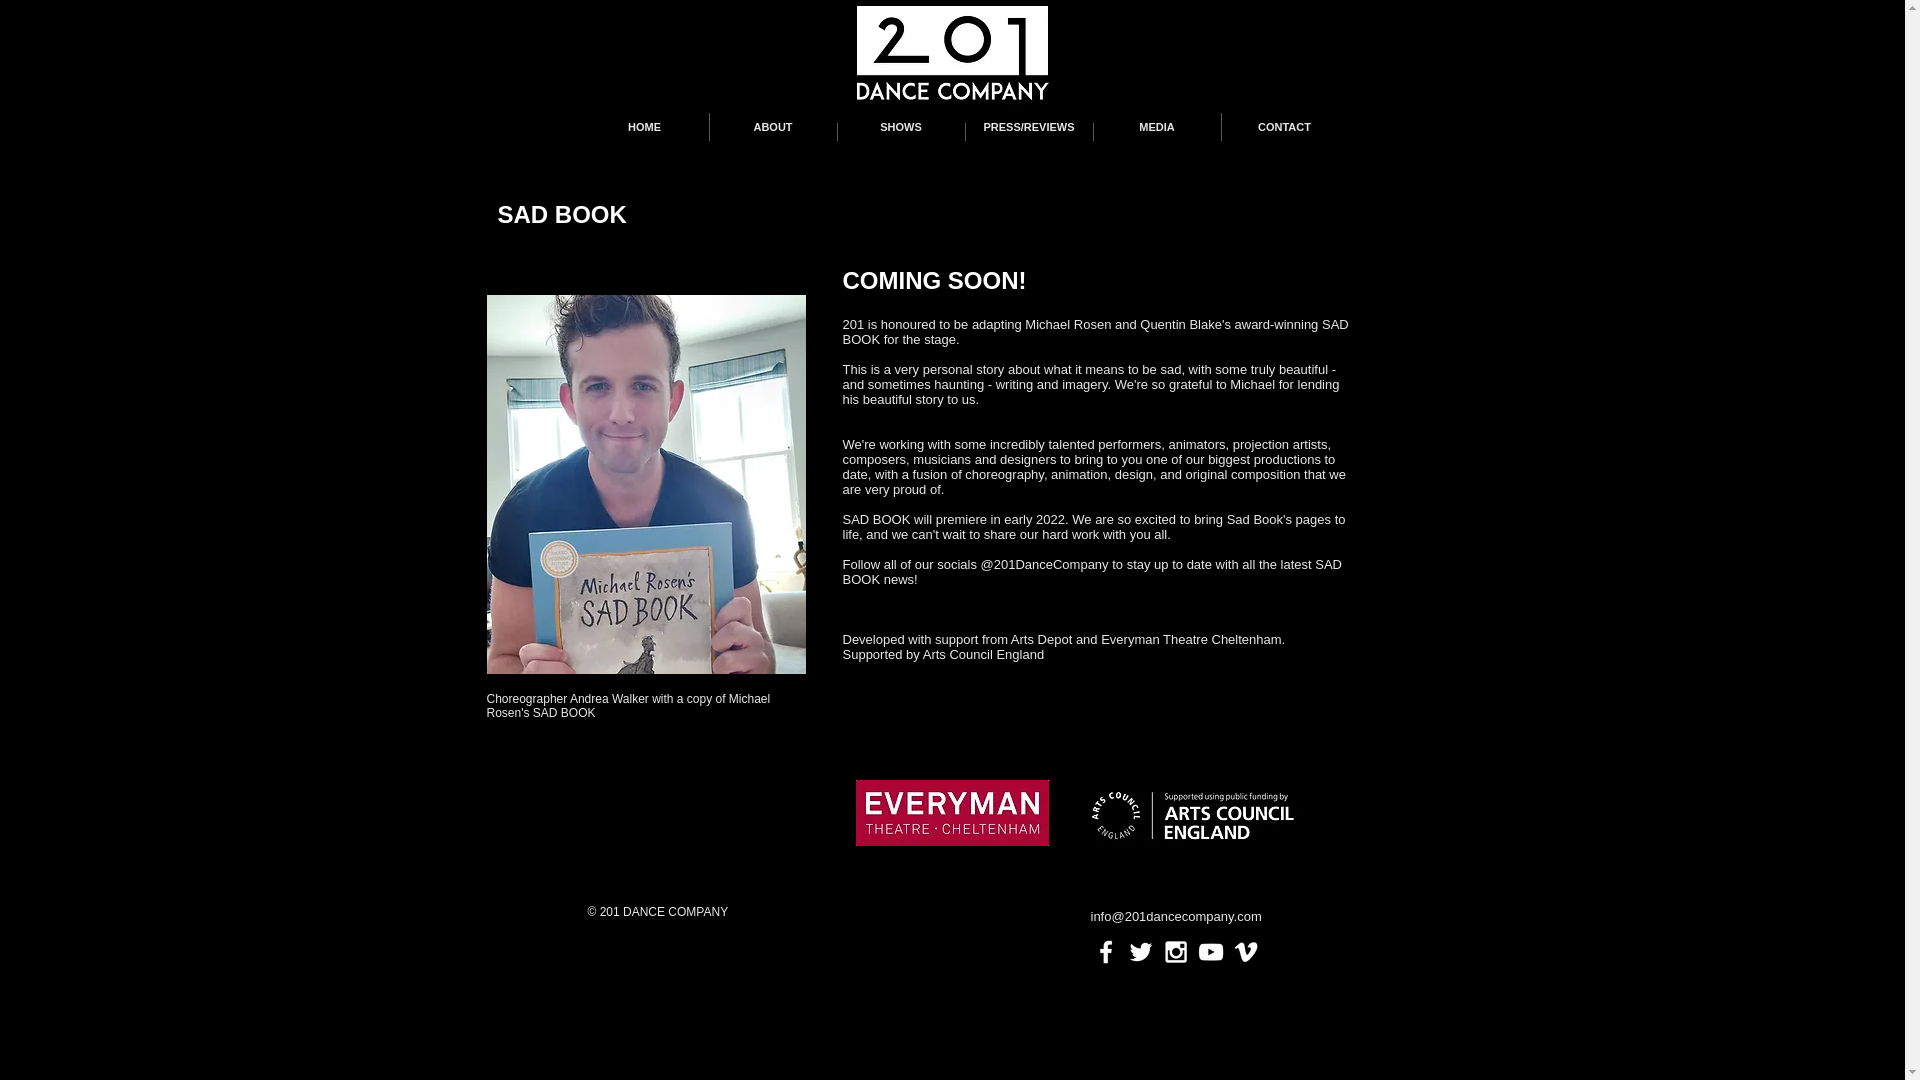  What do you see at coordinates (643, 127) in the screenshot?
I see `'HOME'` at bounding box center [643, 127].